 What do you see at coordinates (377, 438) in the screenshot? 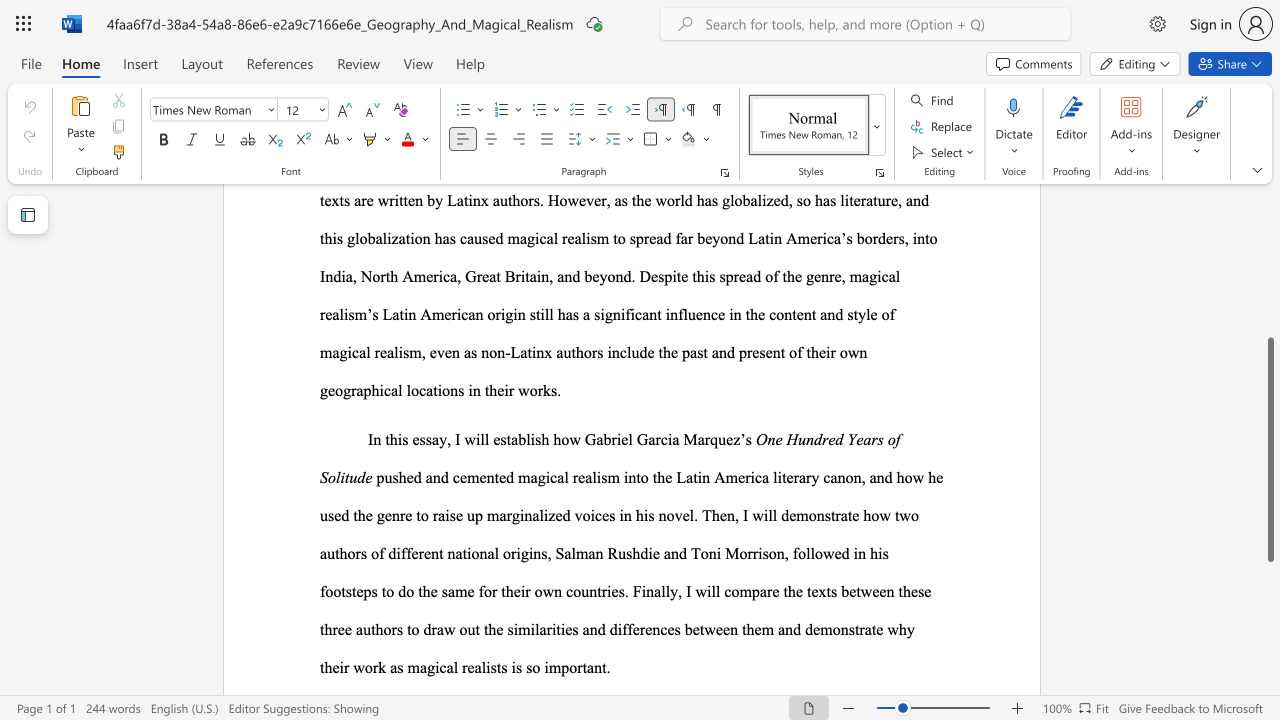
I see `the 1th character "n" in the text` at bounding box center [377, 438].